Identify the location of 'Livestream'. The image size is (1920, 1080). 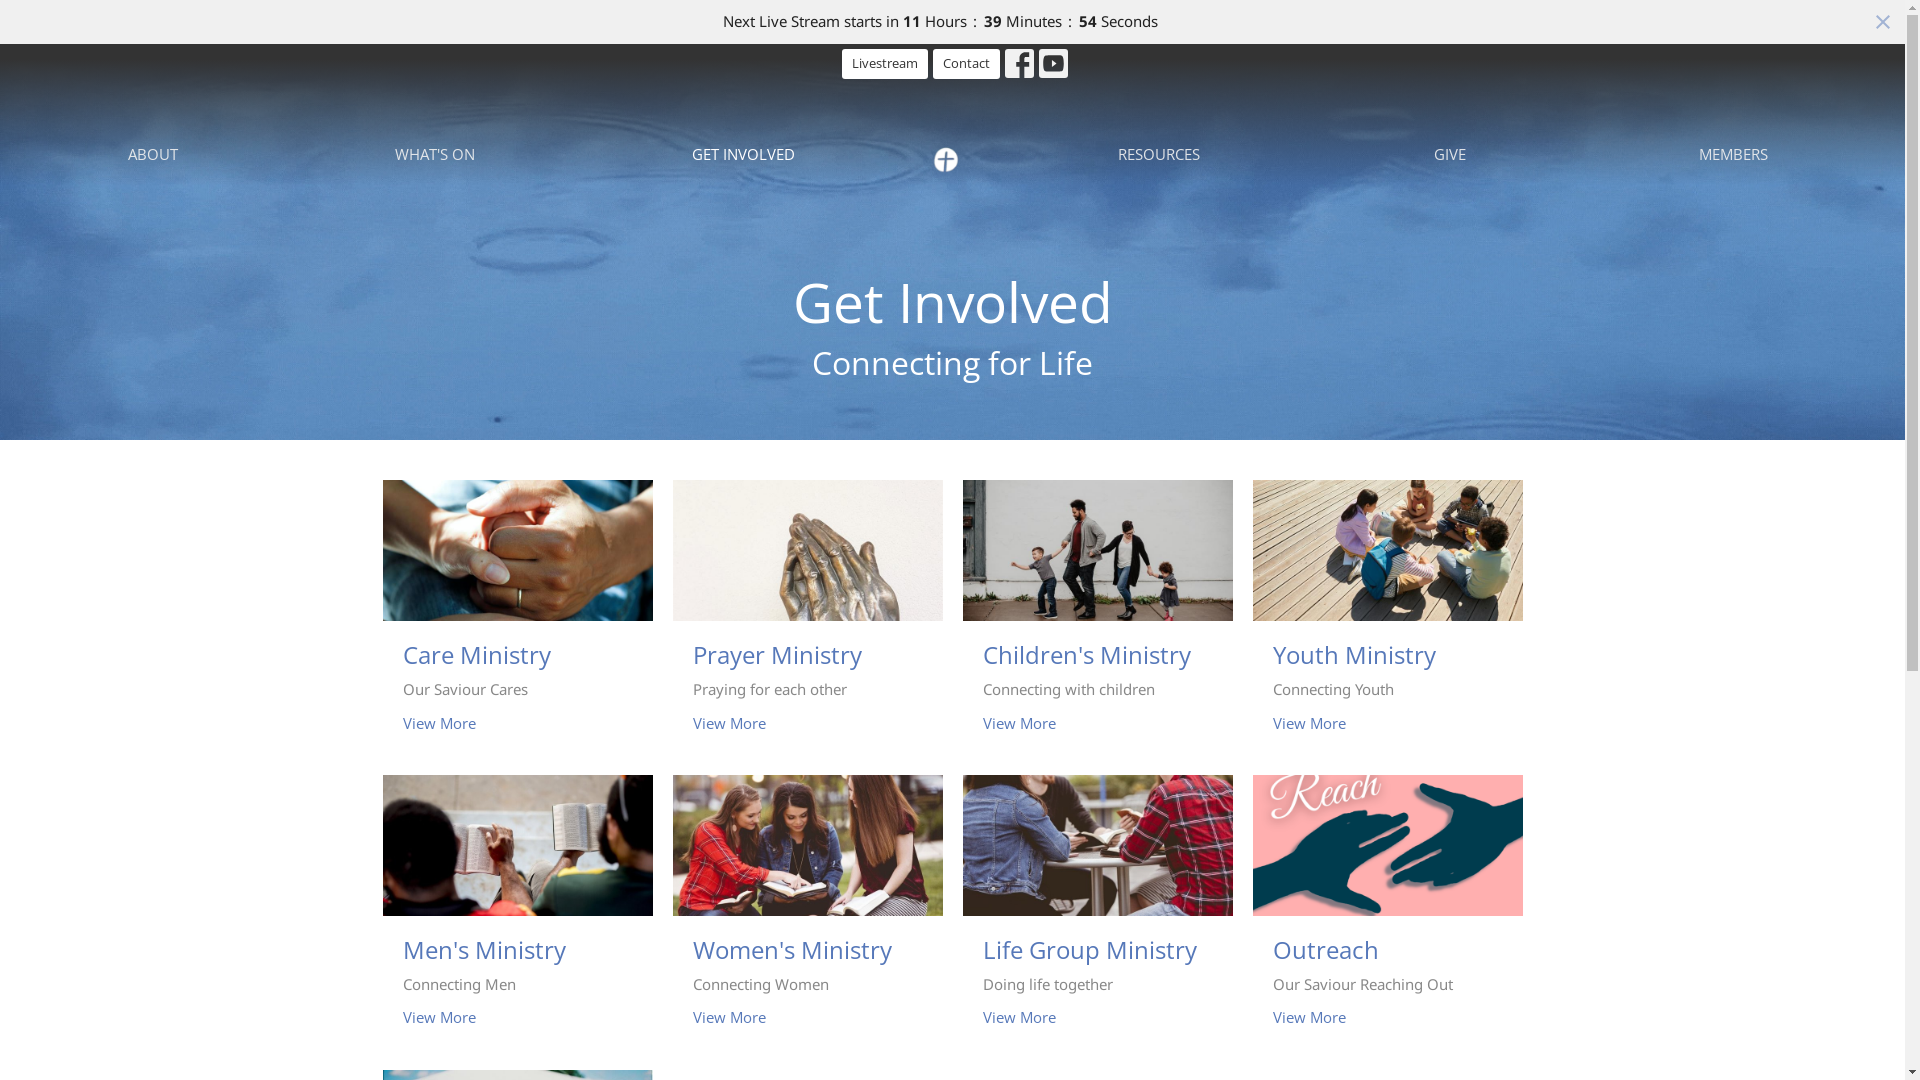
(883, 63).